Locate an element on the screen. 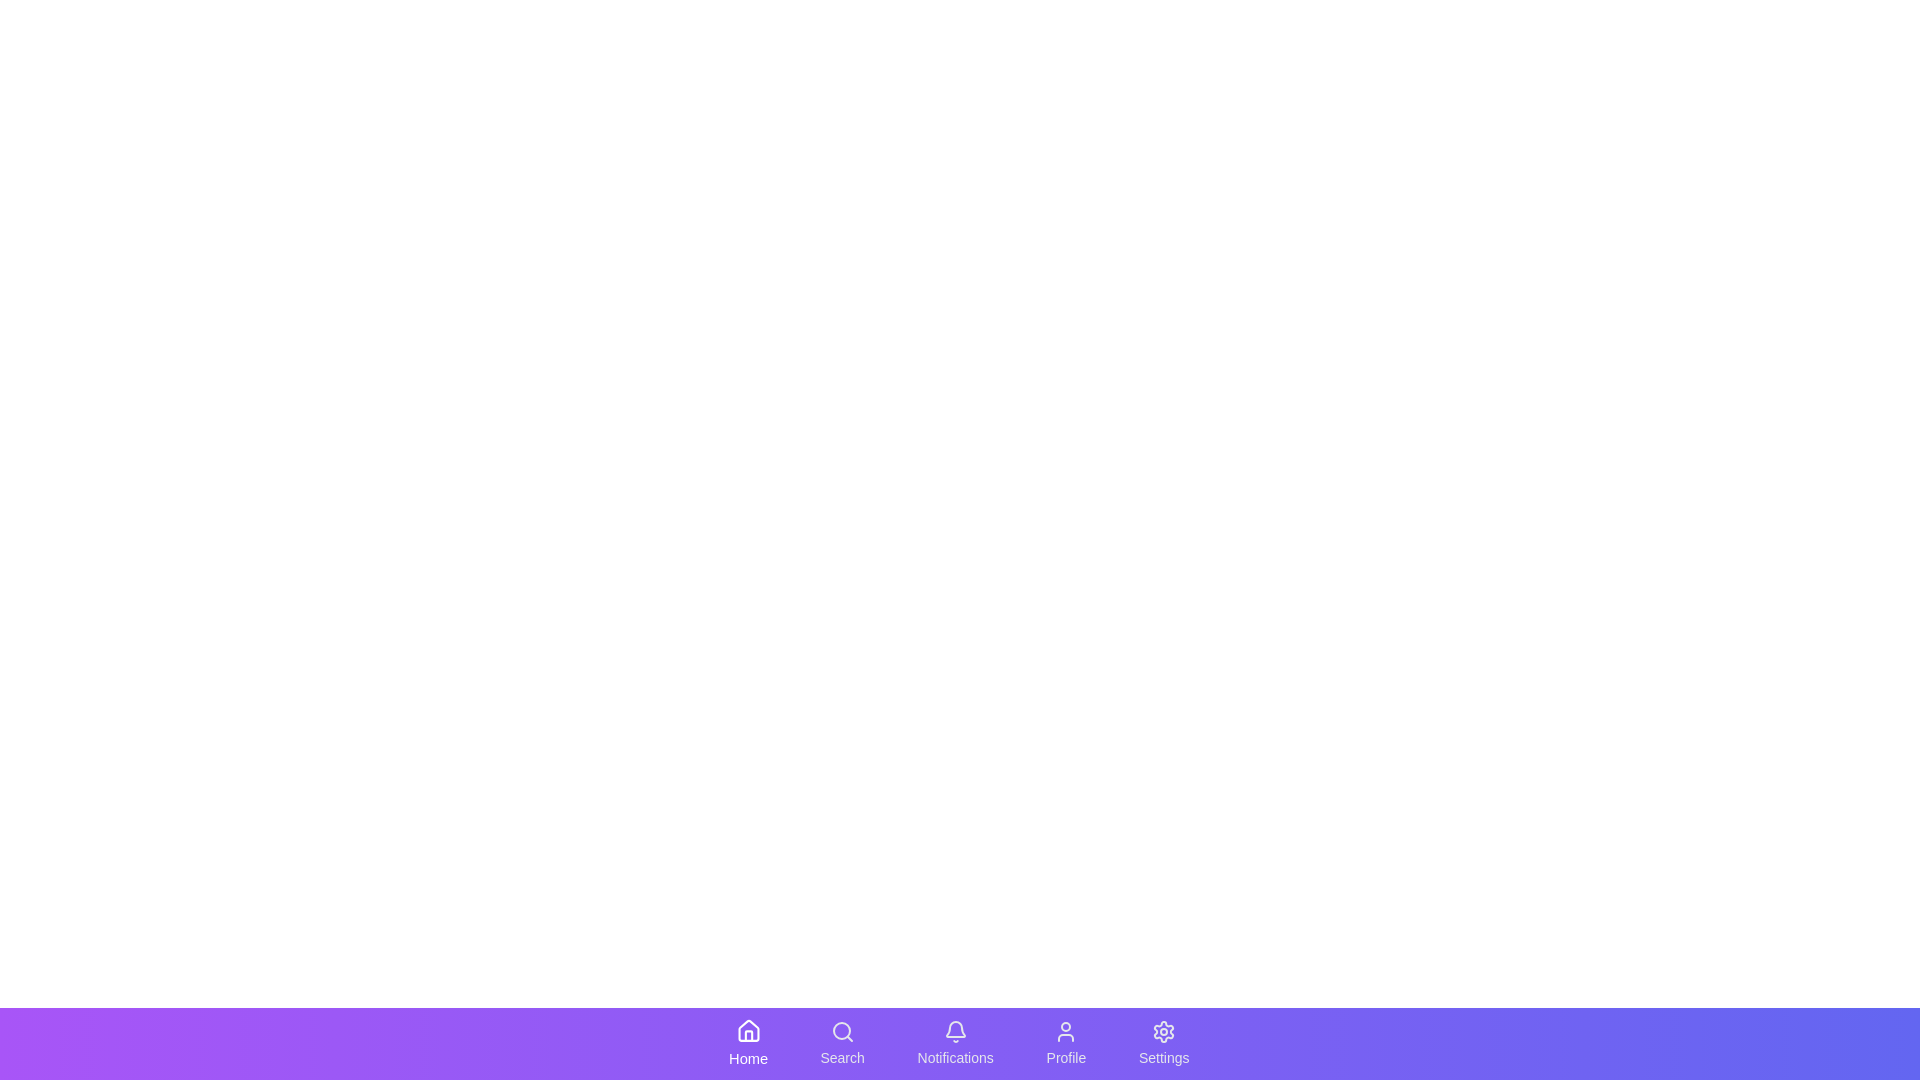 This screenshot has width=1920, height=1080. the navigation icon labeled Home is located at coordinates (747, 1043).